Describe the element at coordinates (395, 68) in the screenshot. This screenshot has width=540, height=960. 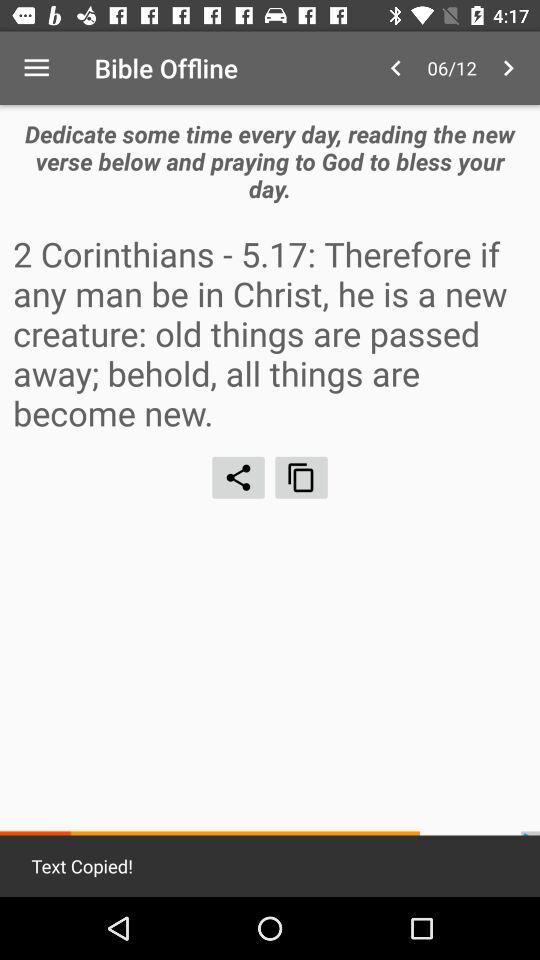
I see `item next to the 06/12` at that location.